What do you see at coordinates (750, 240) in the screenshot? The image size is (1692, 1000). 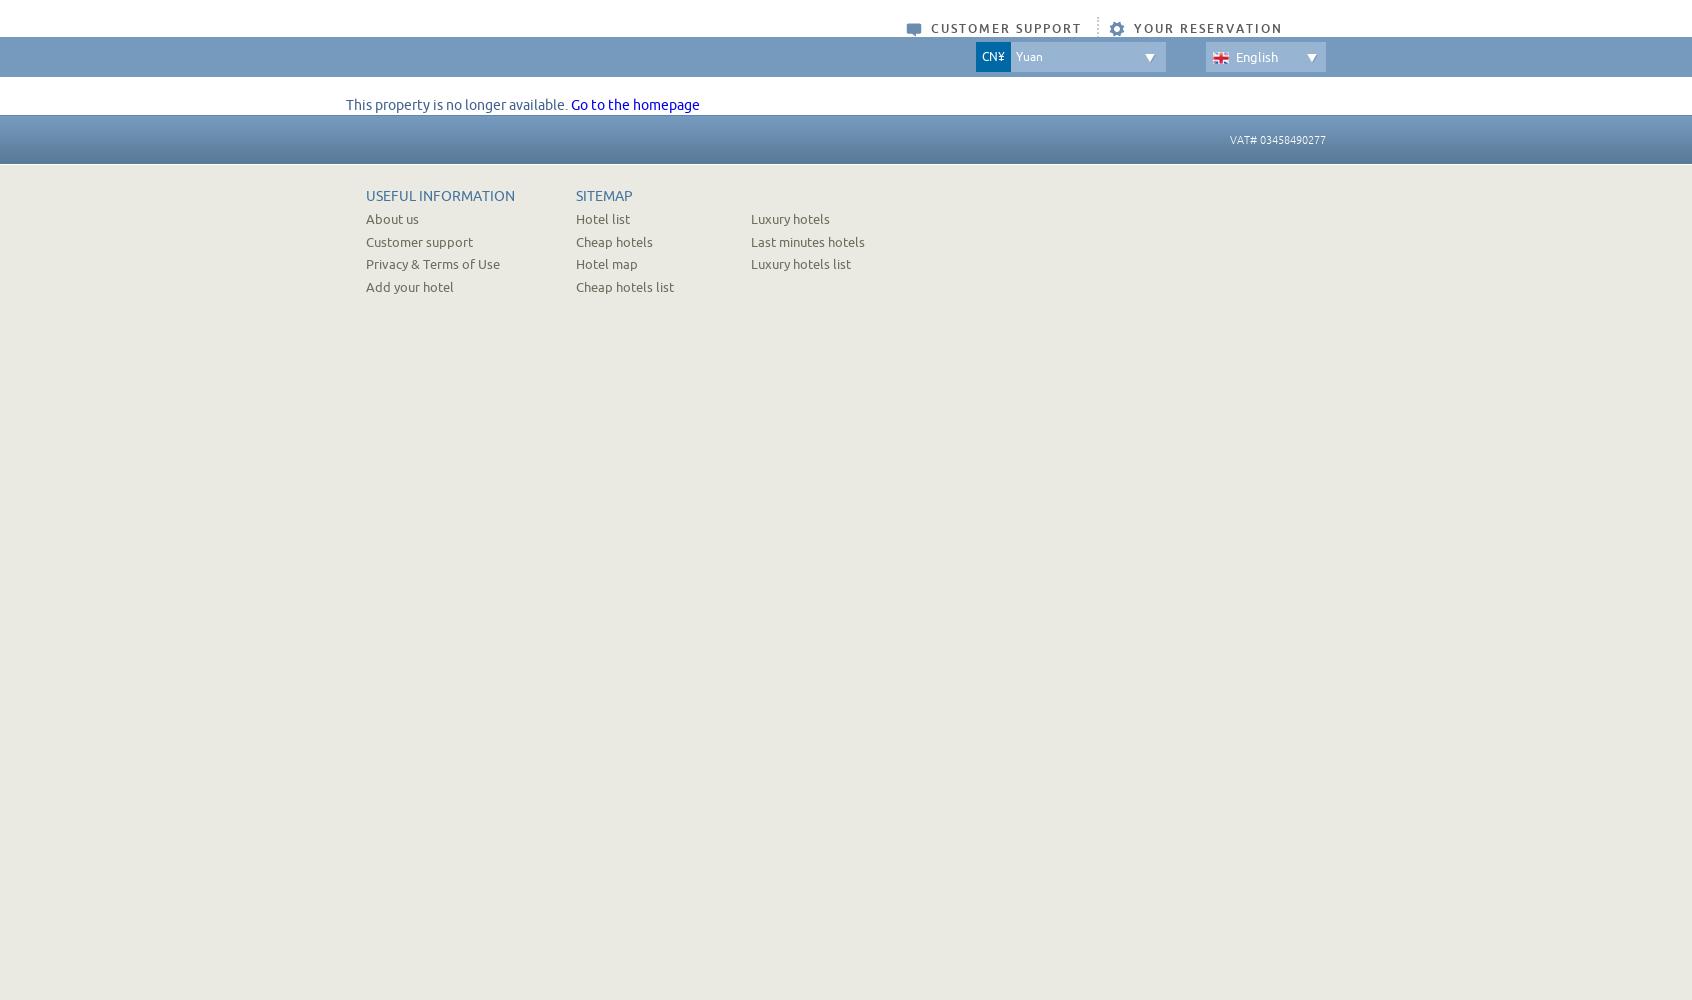 I see `'Last minutes hotels'` at bounding box center [750, 240].